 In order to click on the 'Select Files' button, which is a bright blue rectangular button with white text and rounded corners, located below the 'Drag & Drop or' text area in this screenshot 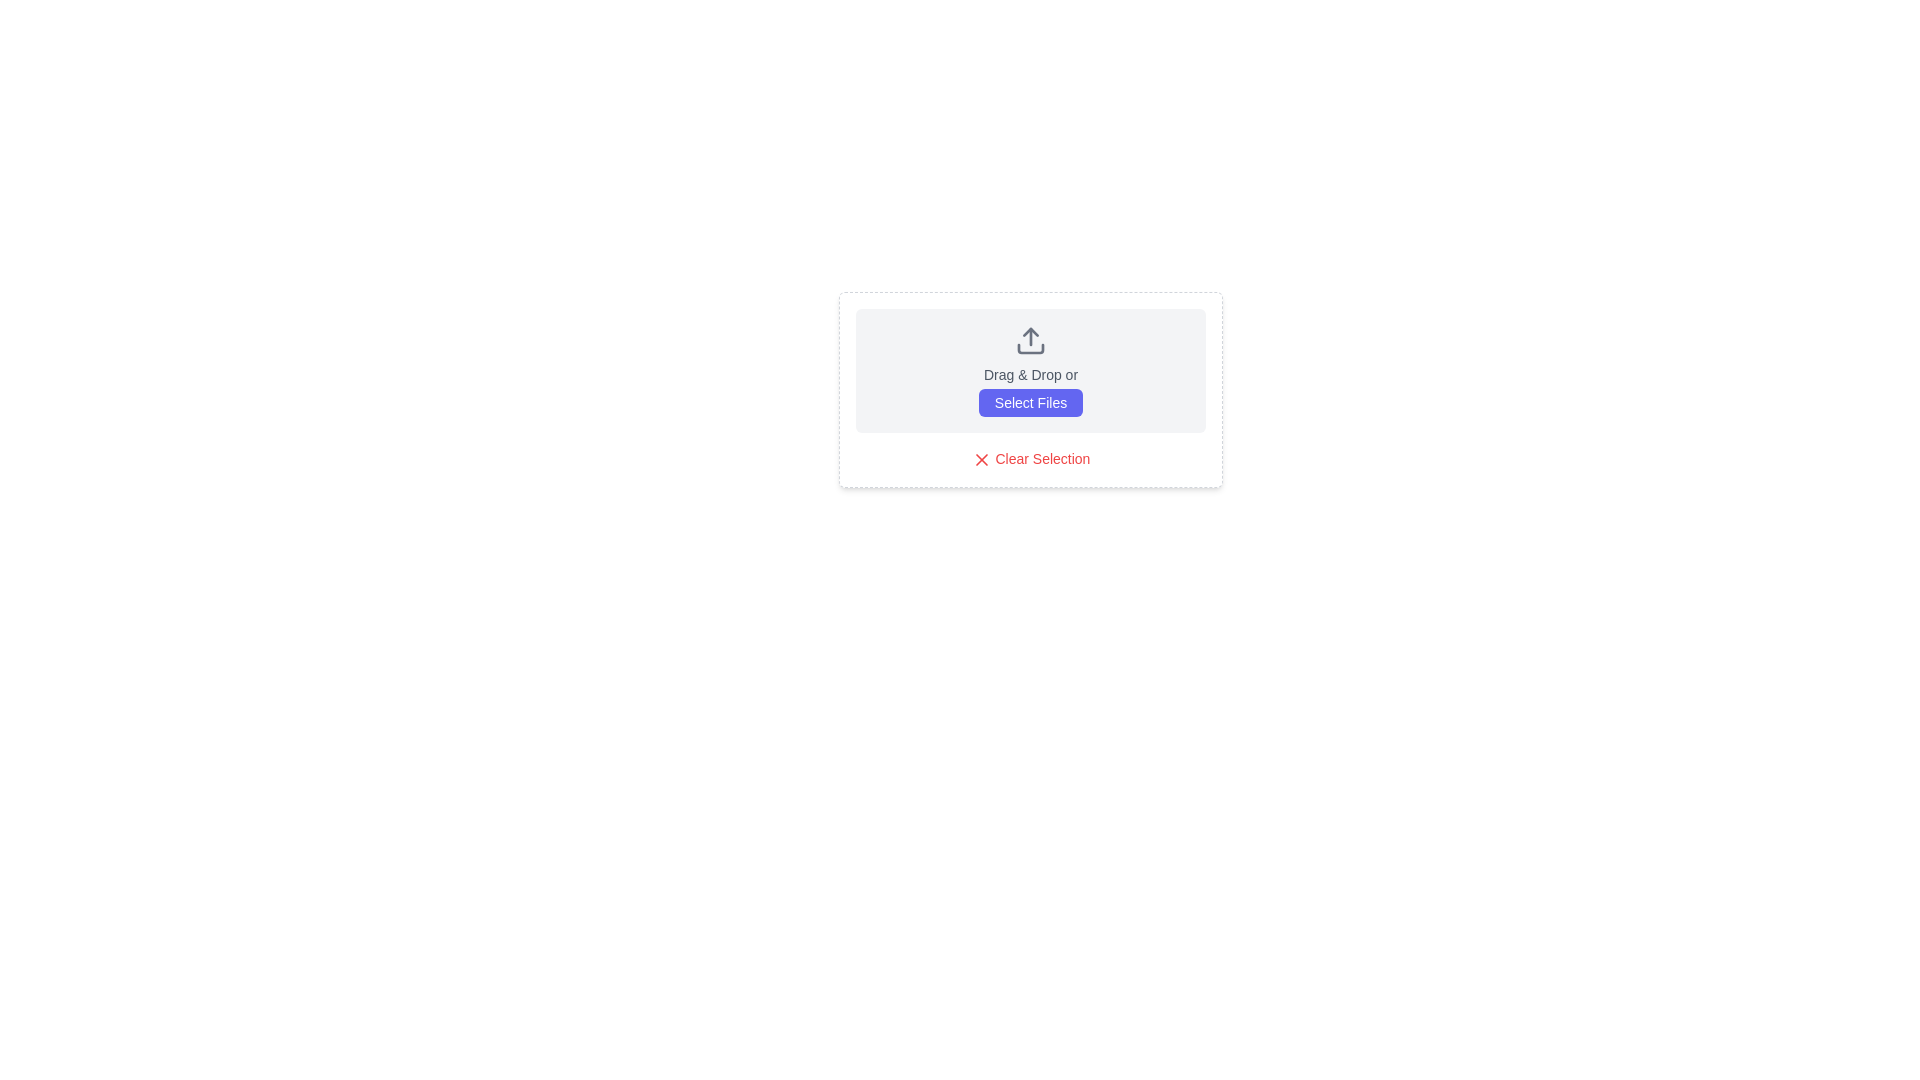, I will do `click(1031, 402)`.